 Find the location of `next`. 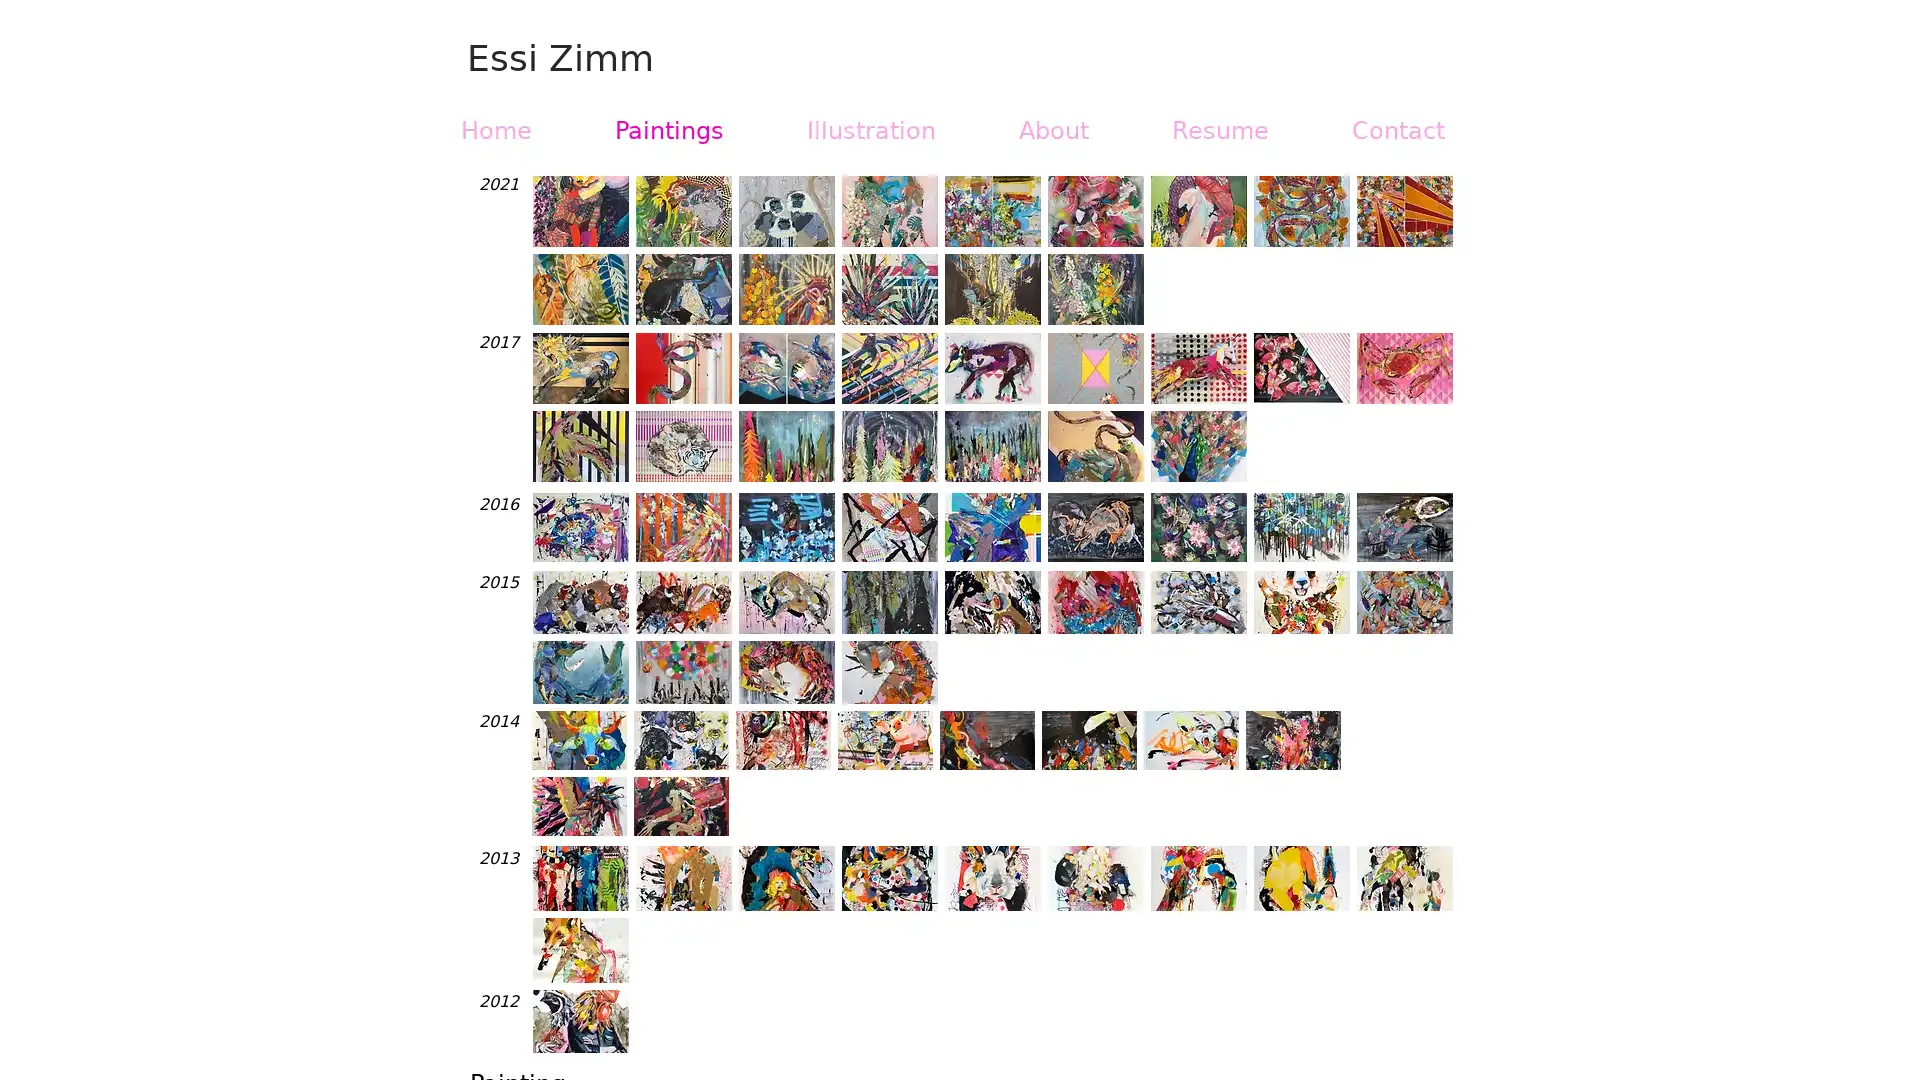

next is located at coordinates (1409, 423).